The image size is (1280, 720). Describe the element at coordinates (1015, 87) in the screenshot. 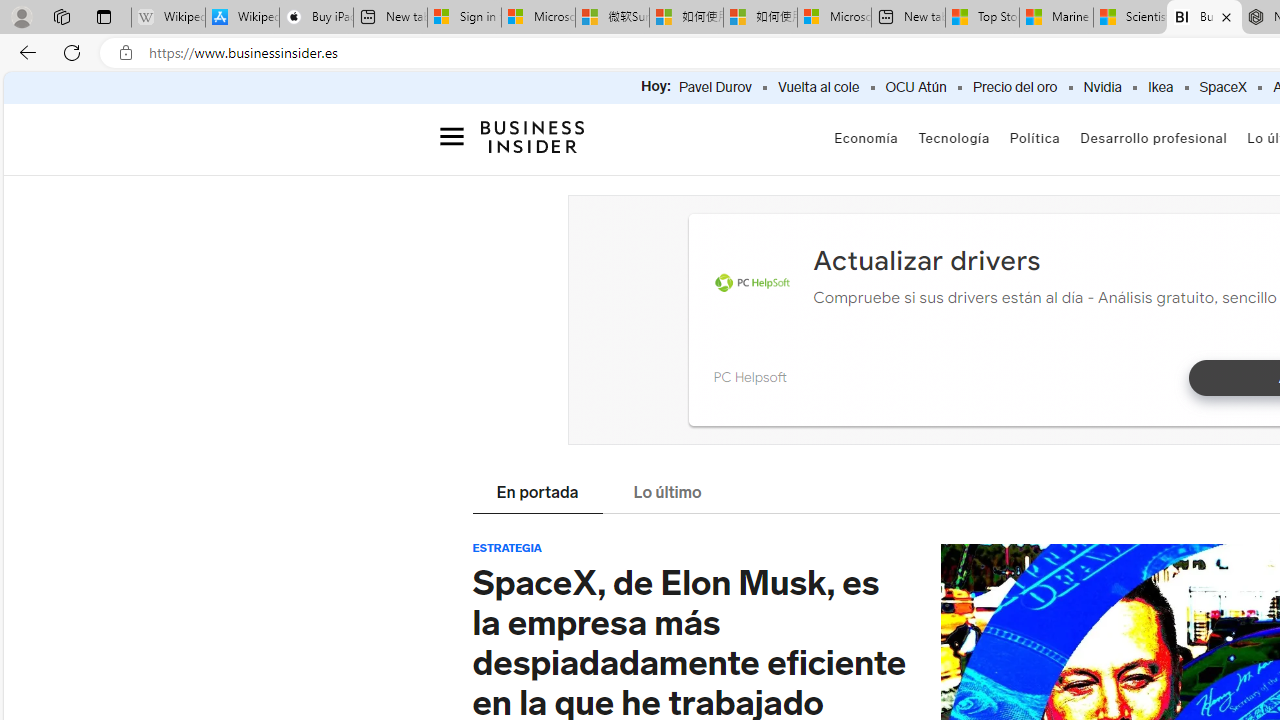

I see `'Precio del oro'` at that location.